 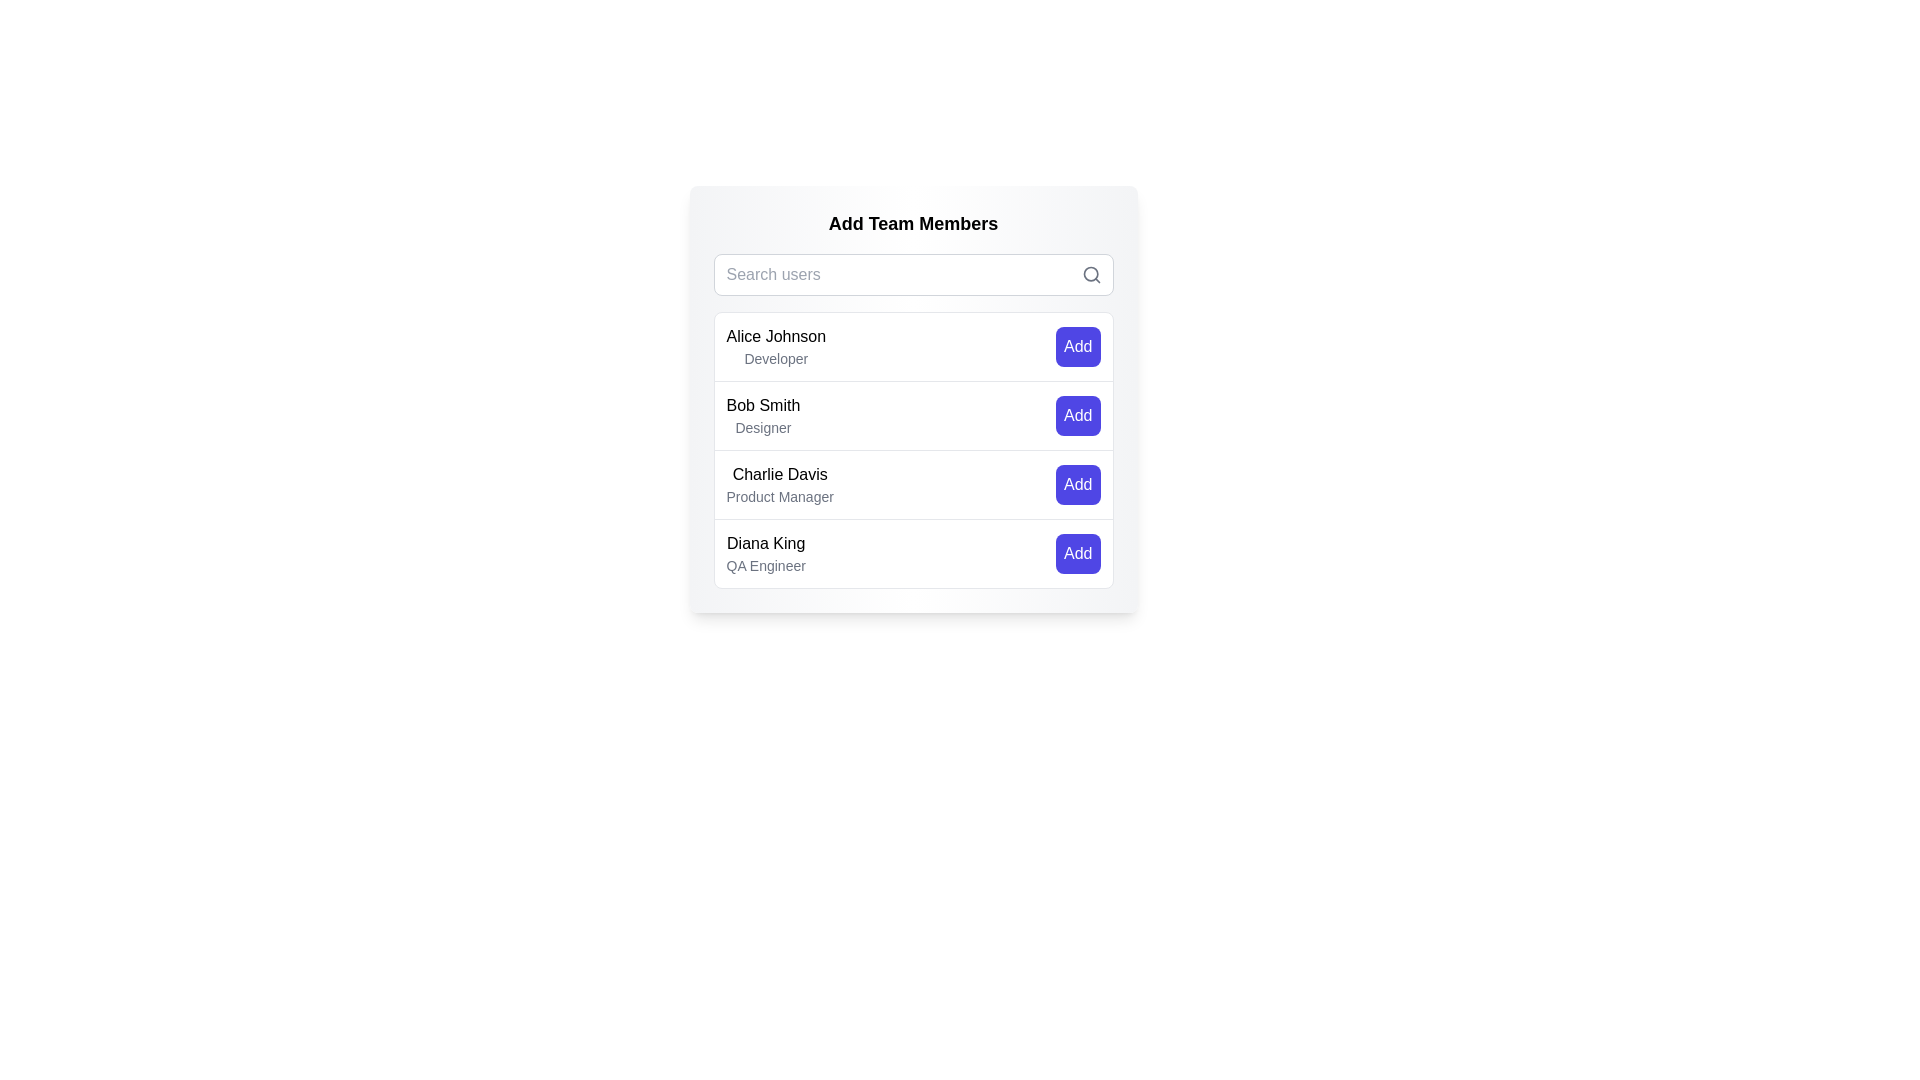 What do you see at coordinates (1077, 346) in the screenshot?
I see `the button used to add 'Alice Johnson' to a team, located in the topmost row of user entries, aligned to the right side of the 'Alice Johnson Developer' entry` at bounding box center [1077, 346].